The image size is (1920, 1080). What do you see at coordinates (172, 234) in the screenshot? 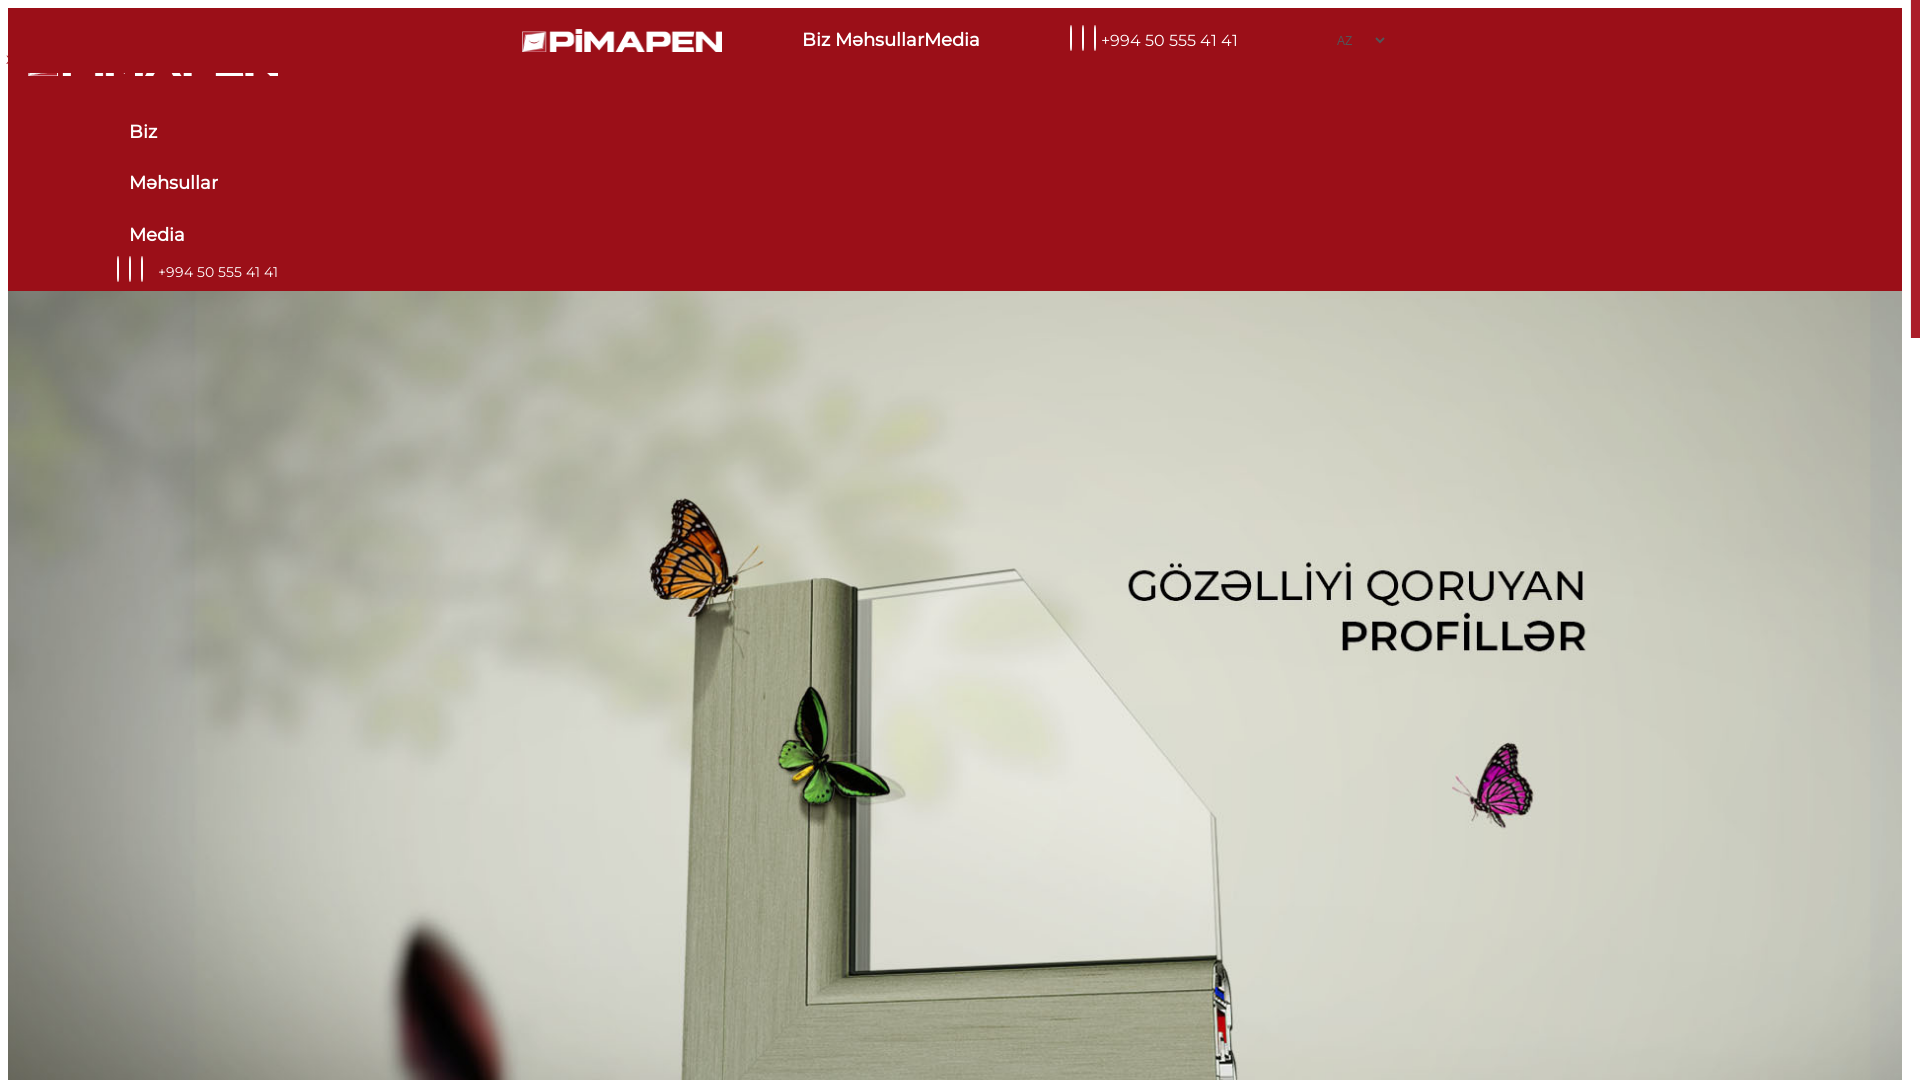
I see `'Media'` at bounding box center [172, 234].